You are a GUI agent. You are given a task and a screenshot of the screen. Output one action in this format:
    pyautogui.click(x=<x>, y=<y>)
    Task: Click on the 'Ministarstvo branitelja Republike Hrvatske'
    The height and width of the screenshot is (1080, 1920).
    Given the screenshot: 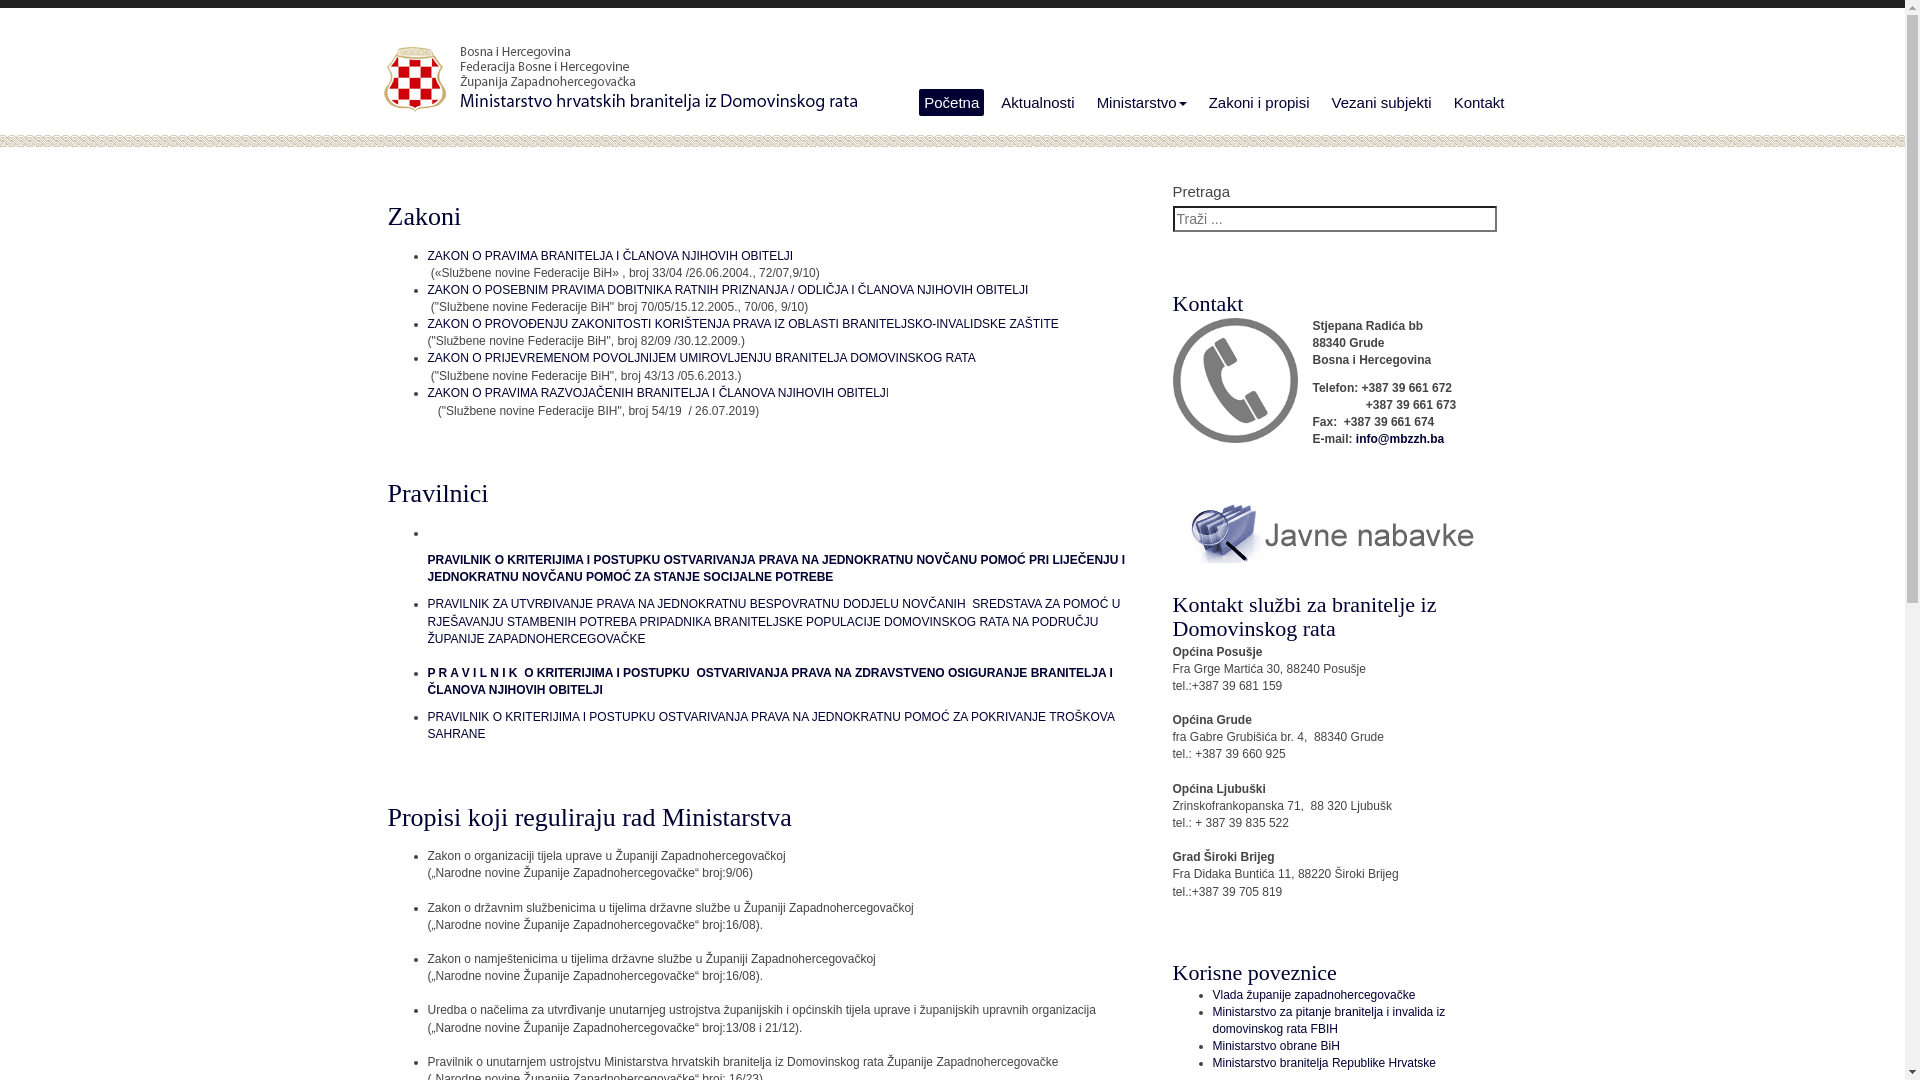 What is the action you would take?
    pyautogui.click(x=1323, y=1062)
    